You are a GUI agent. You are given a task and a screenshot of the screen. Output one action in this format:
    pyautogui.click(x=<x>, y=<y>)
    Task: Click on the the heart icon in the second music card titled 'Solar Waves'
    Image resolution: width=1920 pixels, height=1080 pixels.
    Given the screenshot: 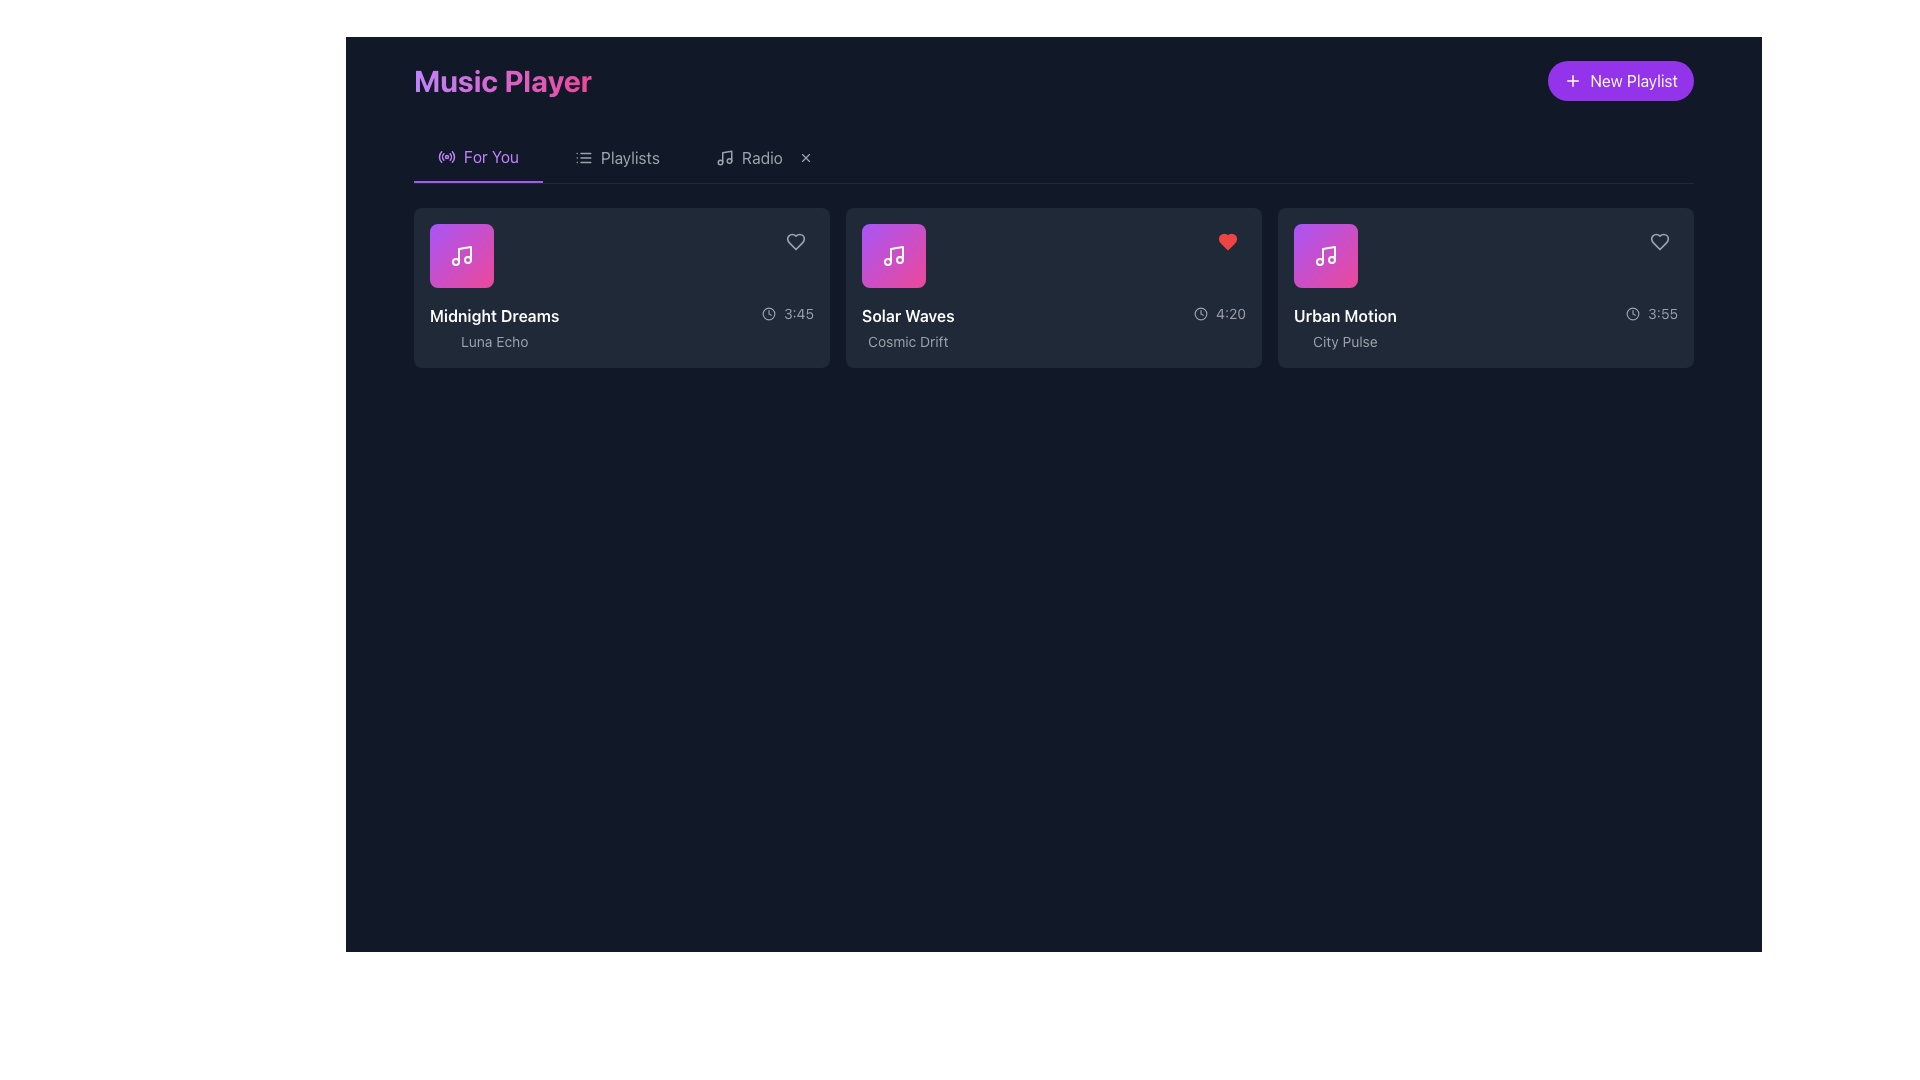 What is the action you would take?
    pyautogui.click(x=1227, y=241)
    